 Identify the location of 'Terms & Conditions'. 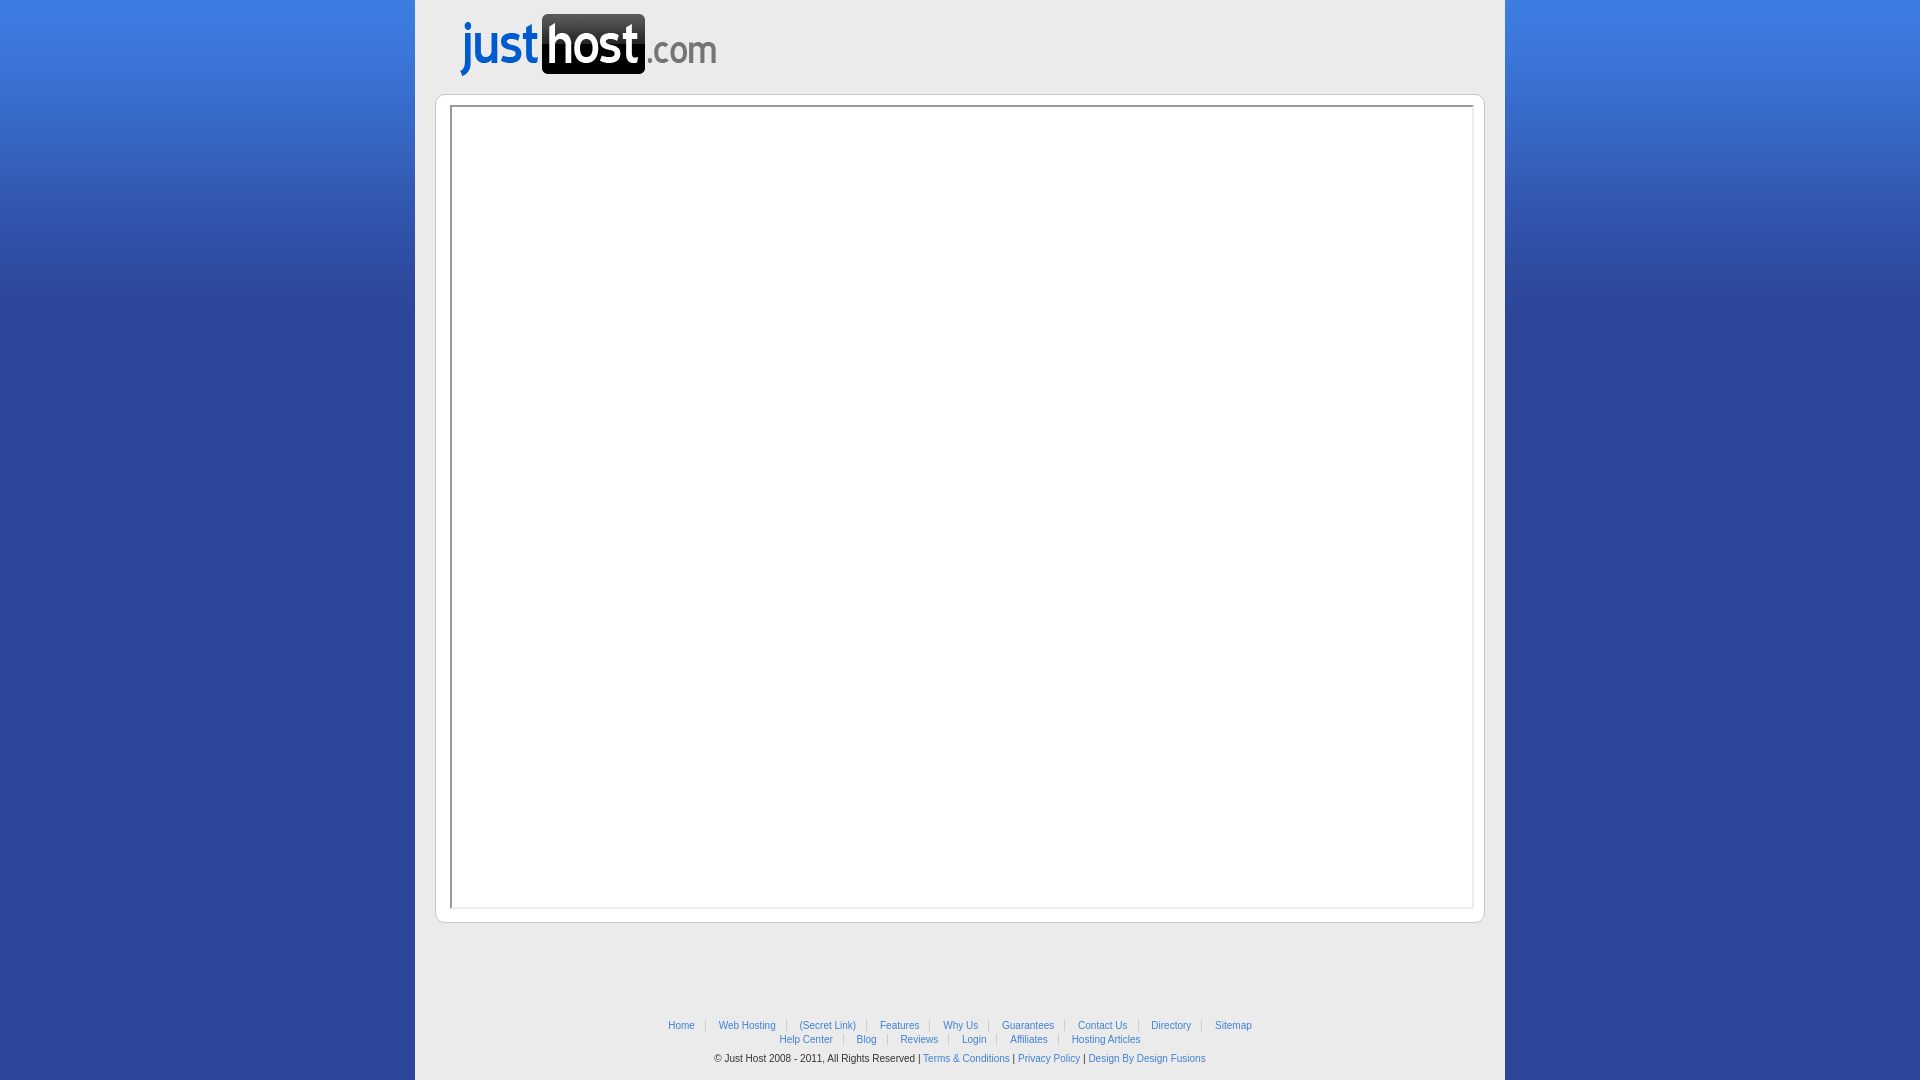
(921, 1057).